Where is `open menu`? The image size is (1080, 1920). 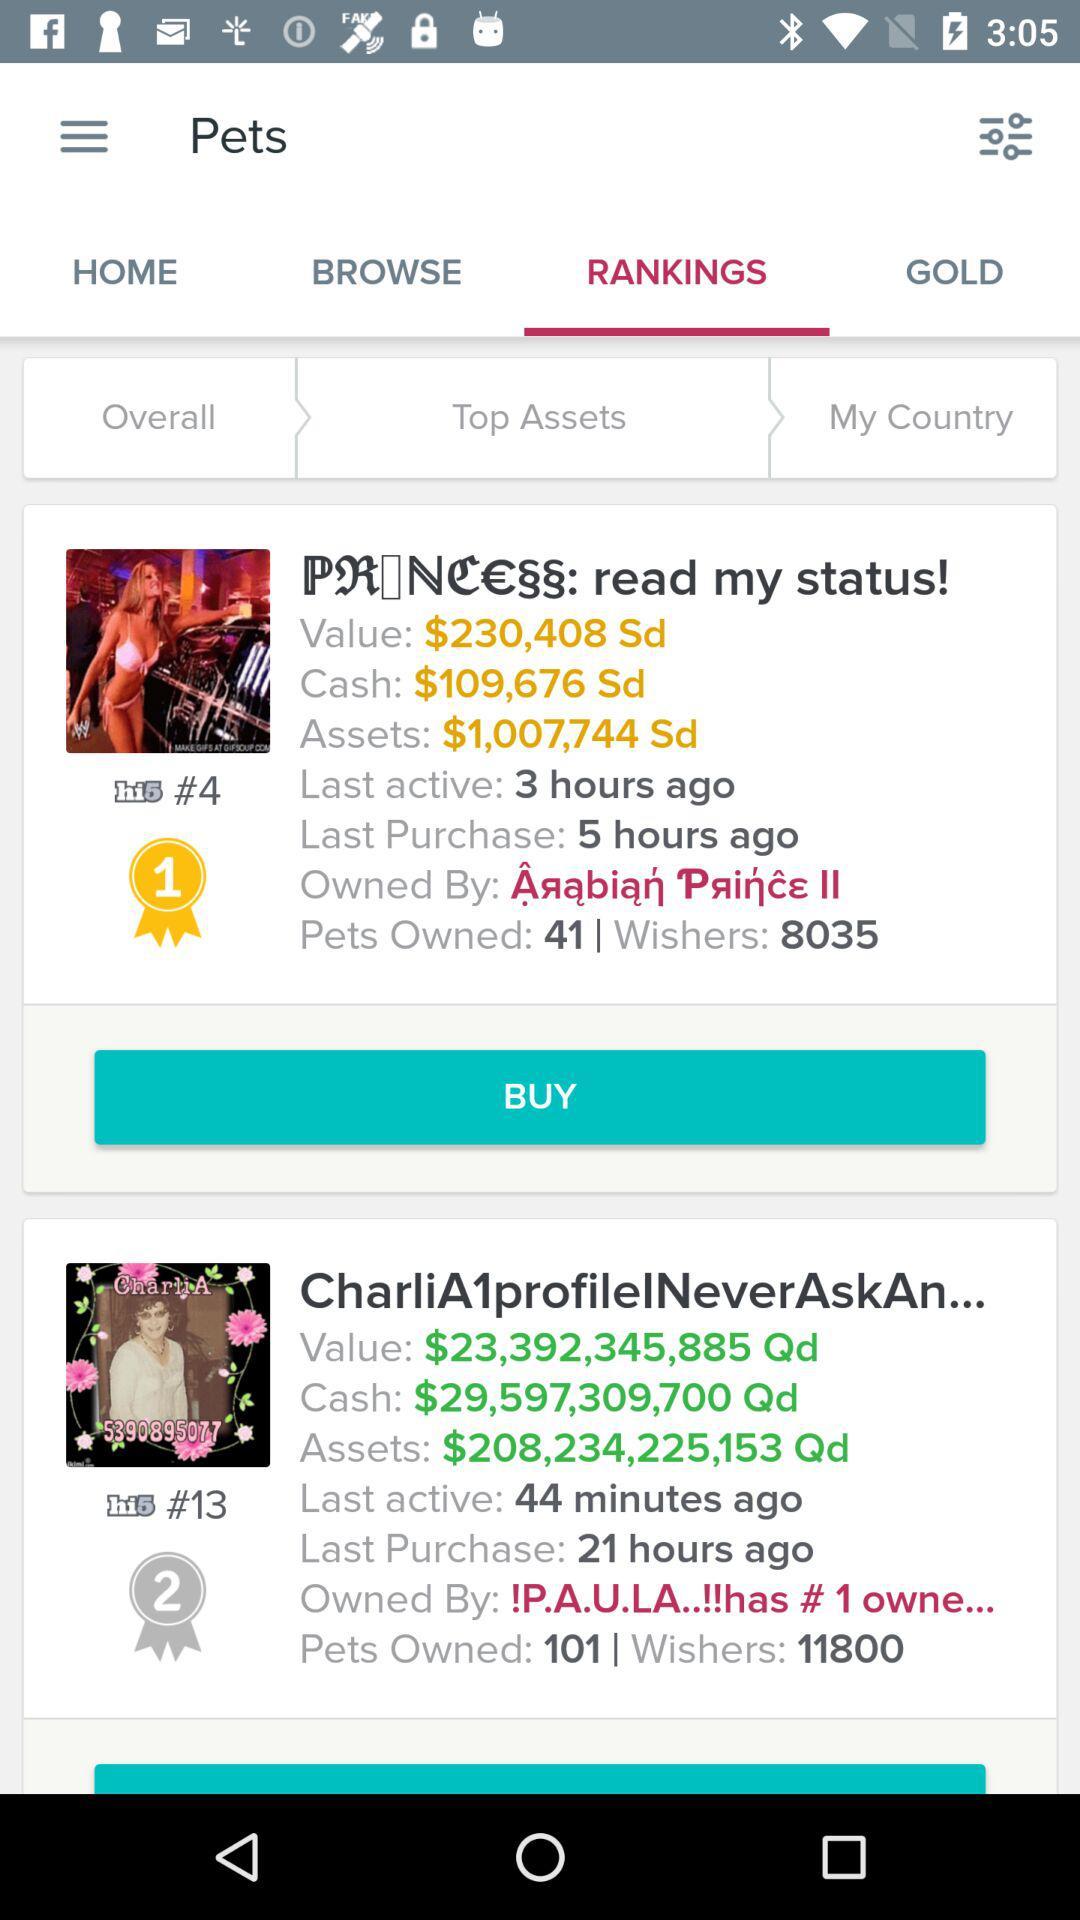 open menu is located at coordinates (83, 135).